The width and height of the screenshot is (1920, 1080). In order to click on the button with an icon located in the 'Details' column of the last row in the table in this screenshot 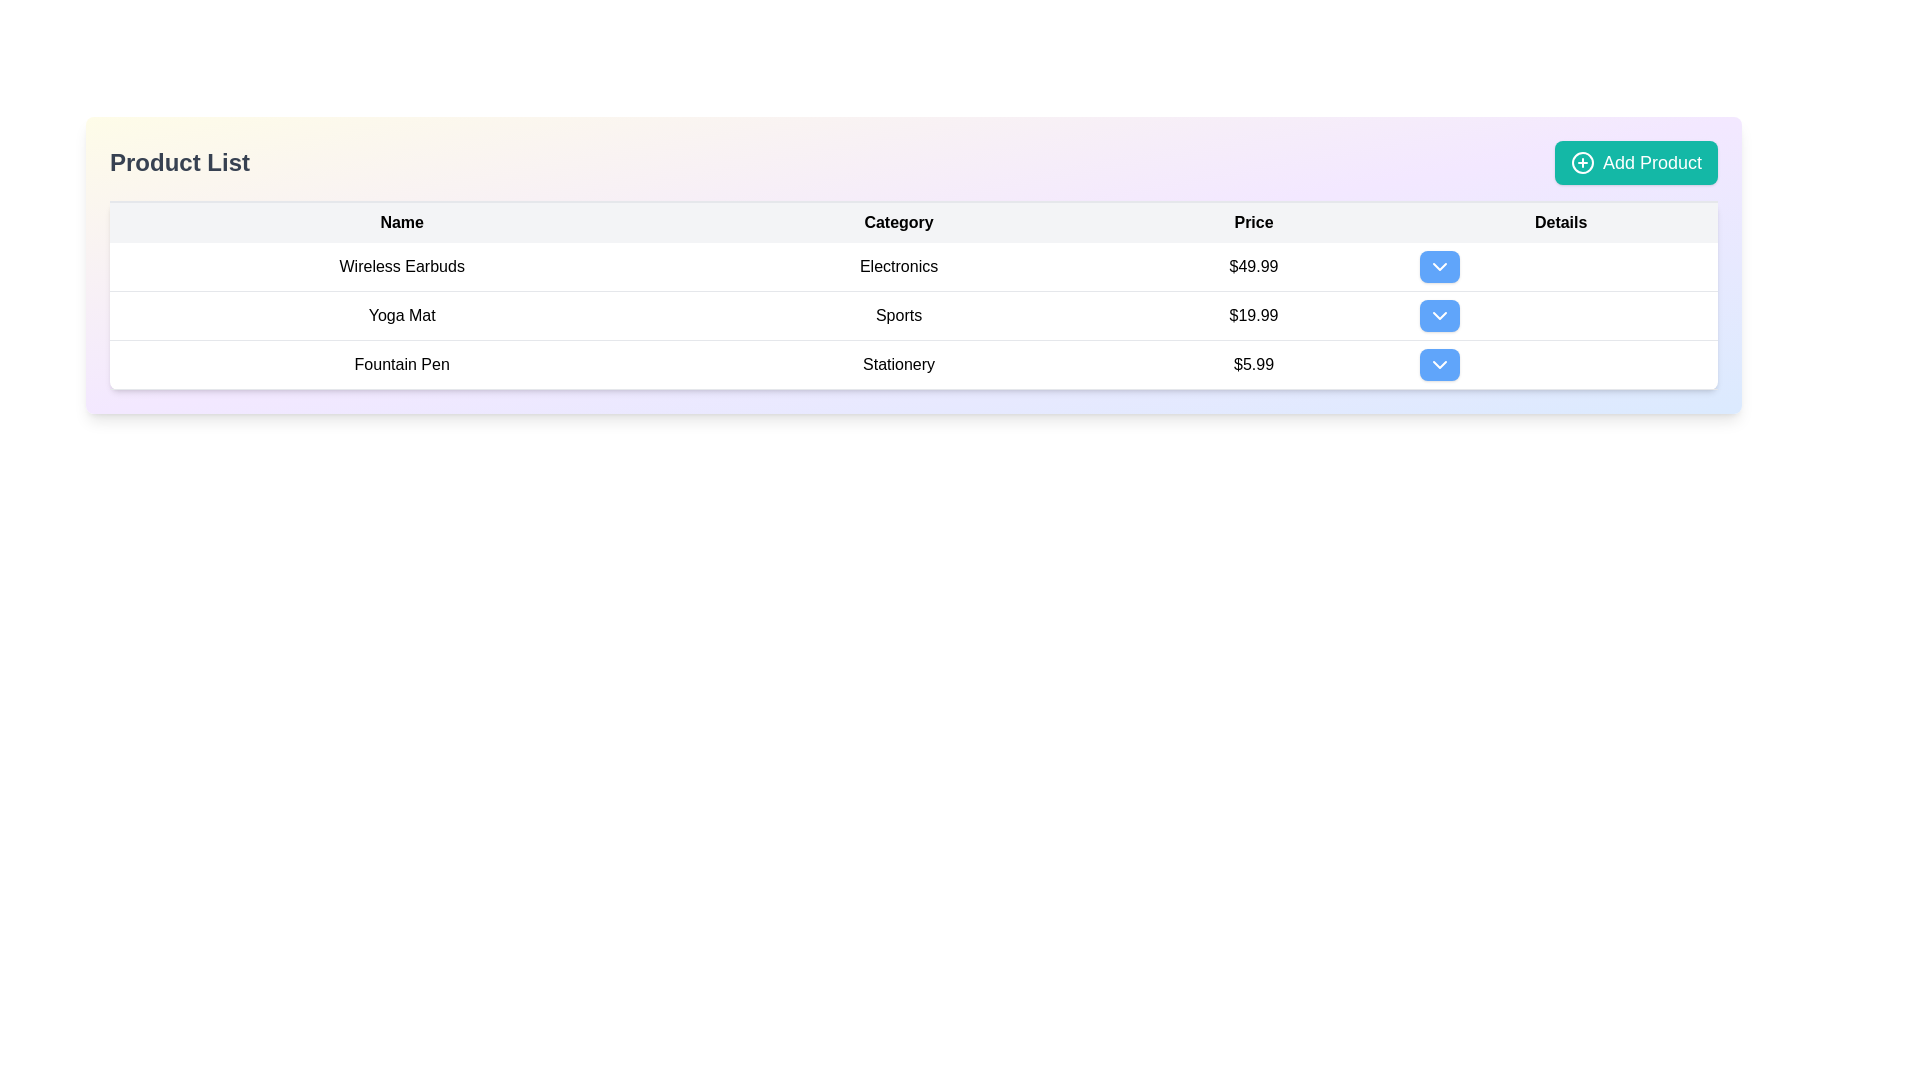, I will do `click(1440, 365)`.